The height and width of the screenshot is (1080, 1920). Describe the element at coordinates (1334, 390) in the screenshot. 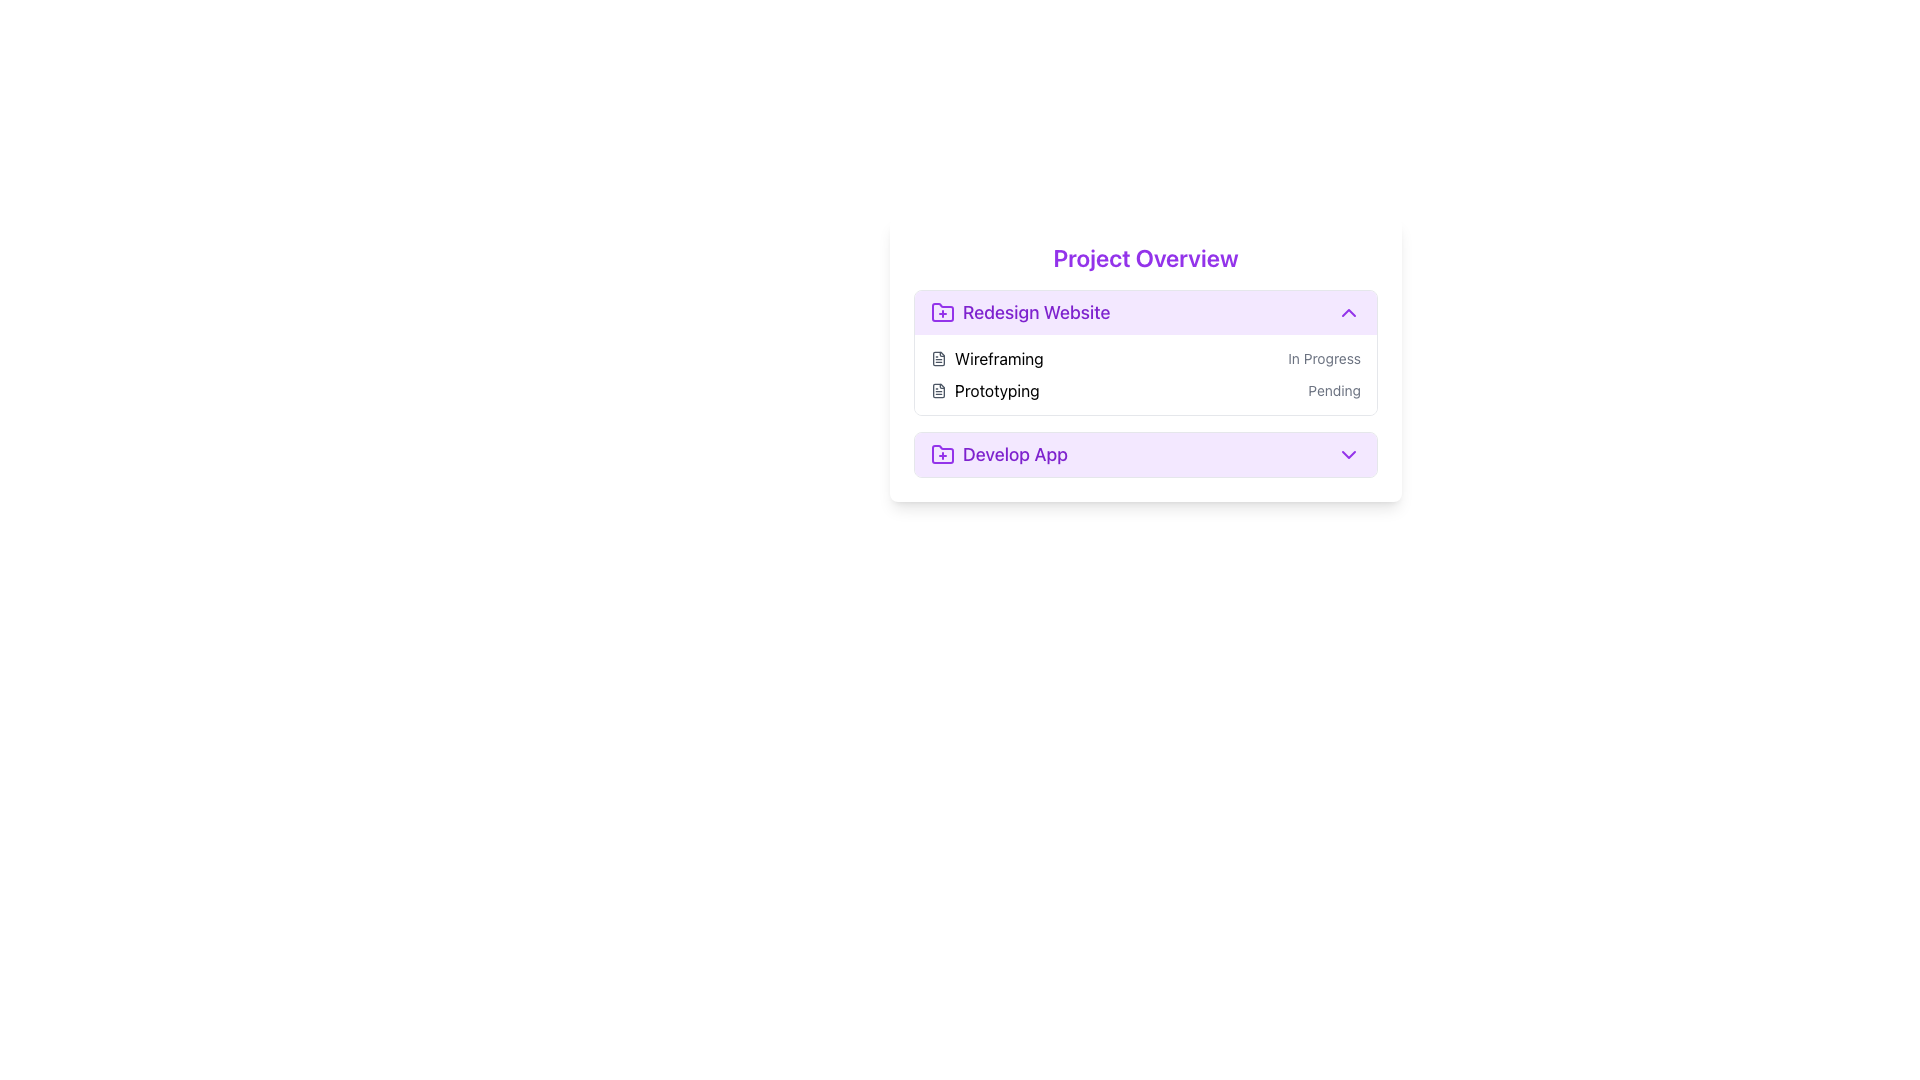

I see `the static text label displaying 'Pending' in gray color located in the second row of the 'Redesign Website' list in the 'Project Overview' section` at that location.